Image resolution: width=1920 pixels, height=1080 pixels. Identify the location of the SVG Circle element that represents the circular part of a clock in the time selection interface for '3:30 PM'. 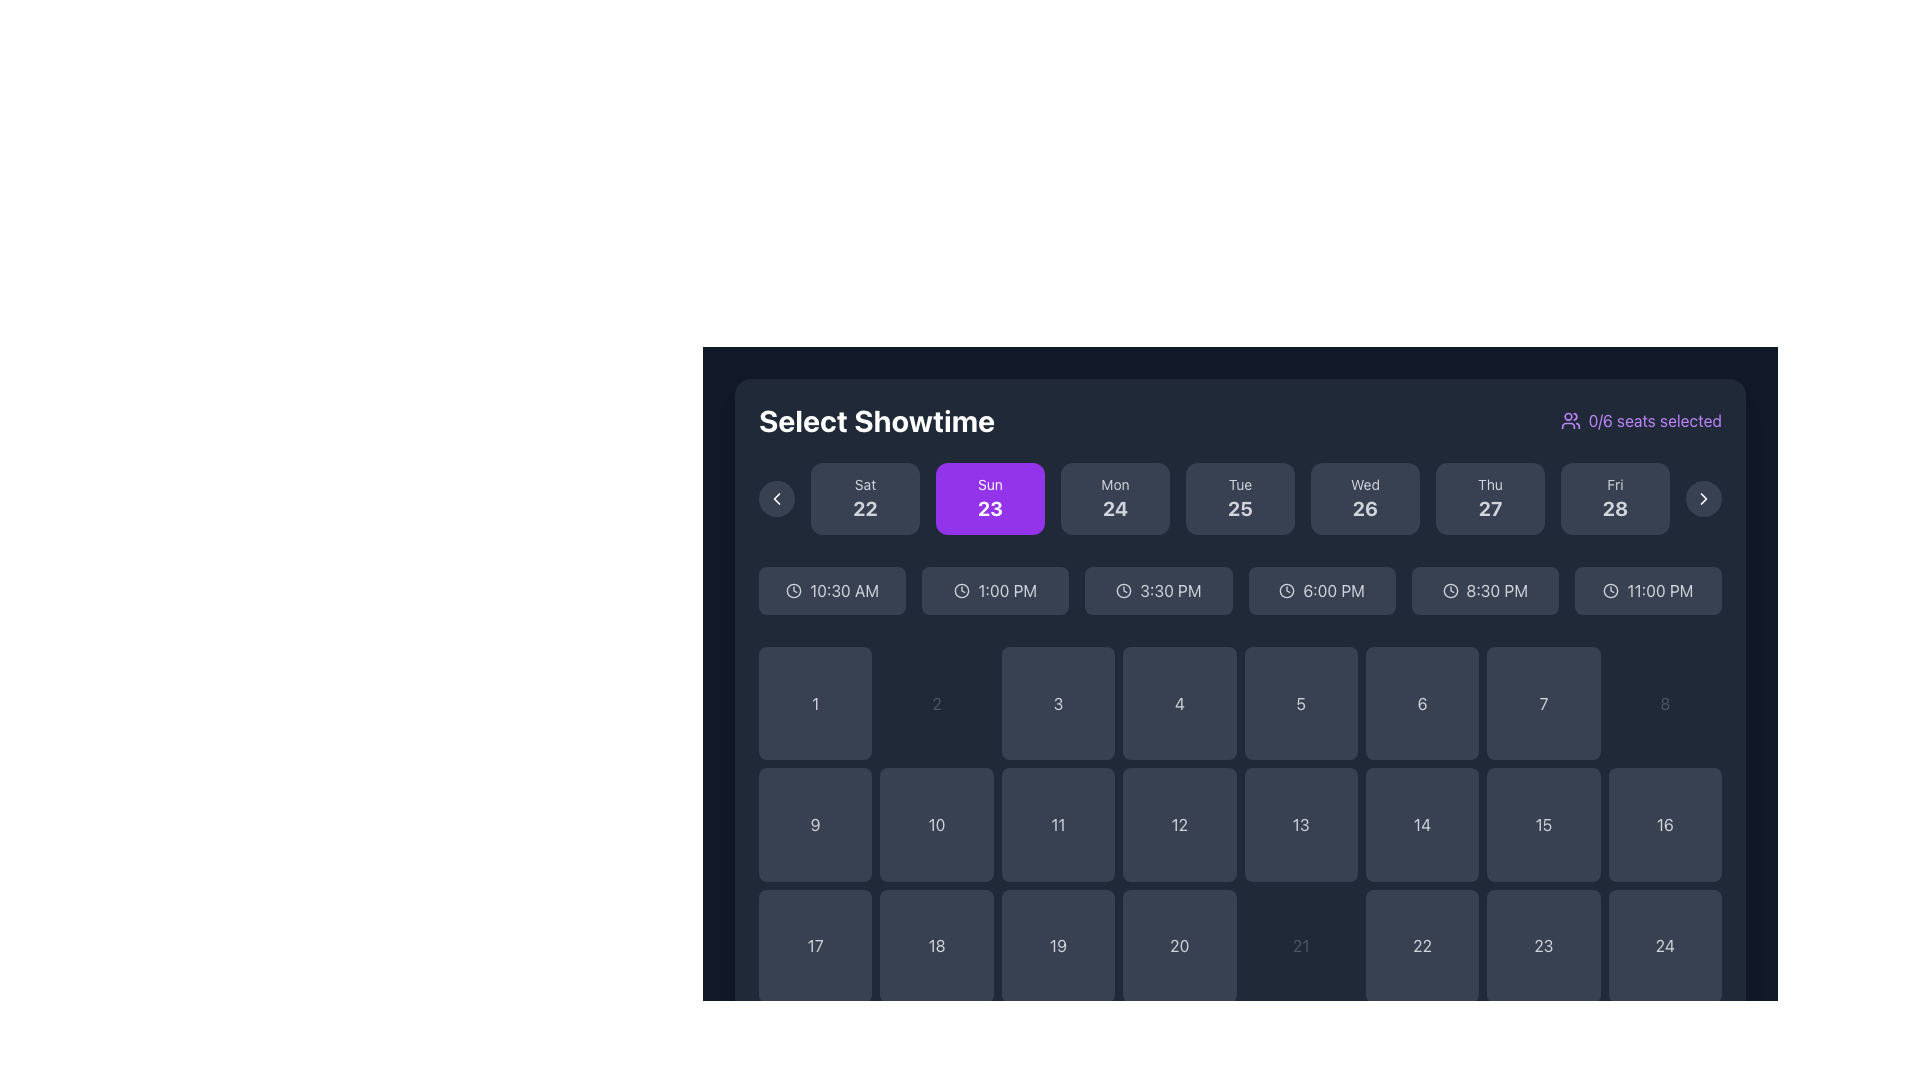
(1124, 589).